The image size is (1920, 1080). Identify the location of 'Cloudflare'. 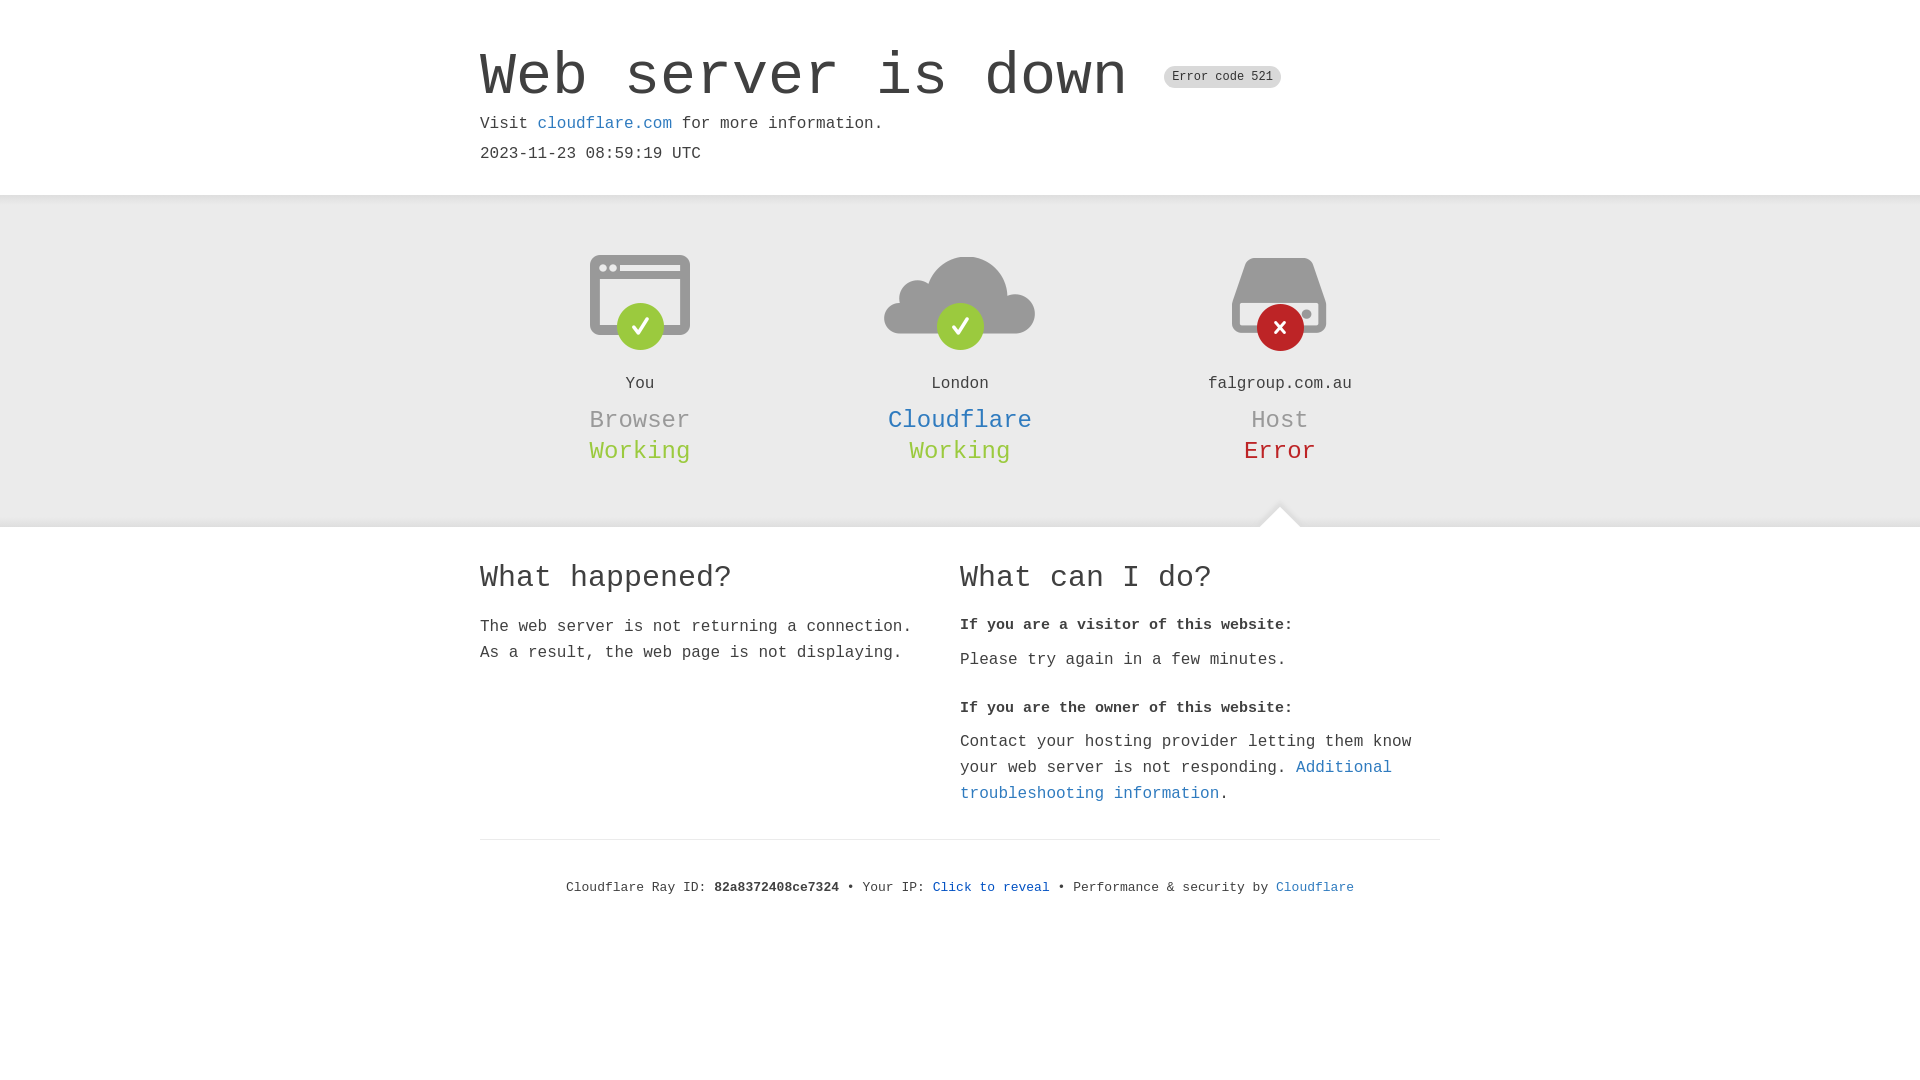
(960, 419).